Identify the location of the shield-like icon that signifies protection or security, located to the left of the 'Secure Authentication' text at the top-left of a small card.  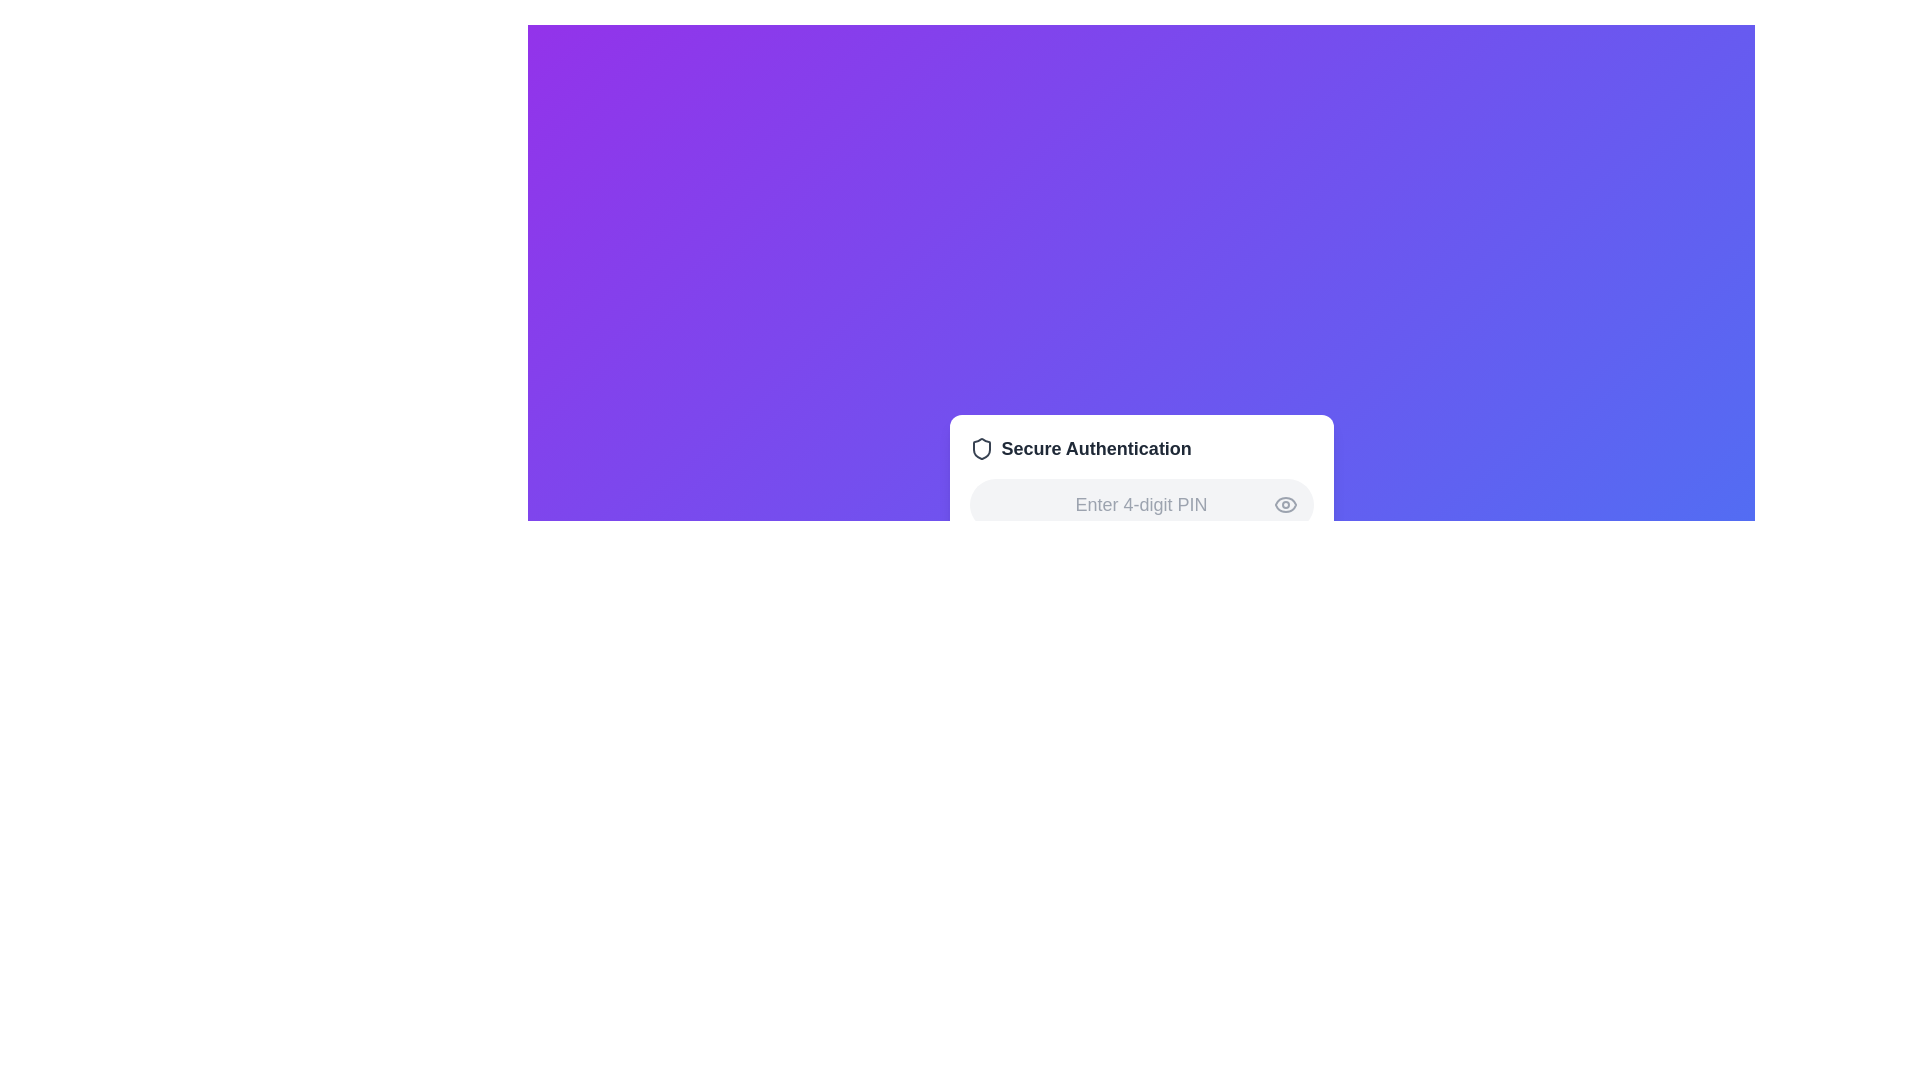
(981, 447).